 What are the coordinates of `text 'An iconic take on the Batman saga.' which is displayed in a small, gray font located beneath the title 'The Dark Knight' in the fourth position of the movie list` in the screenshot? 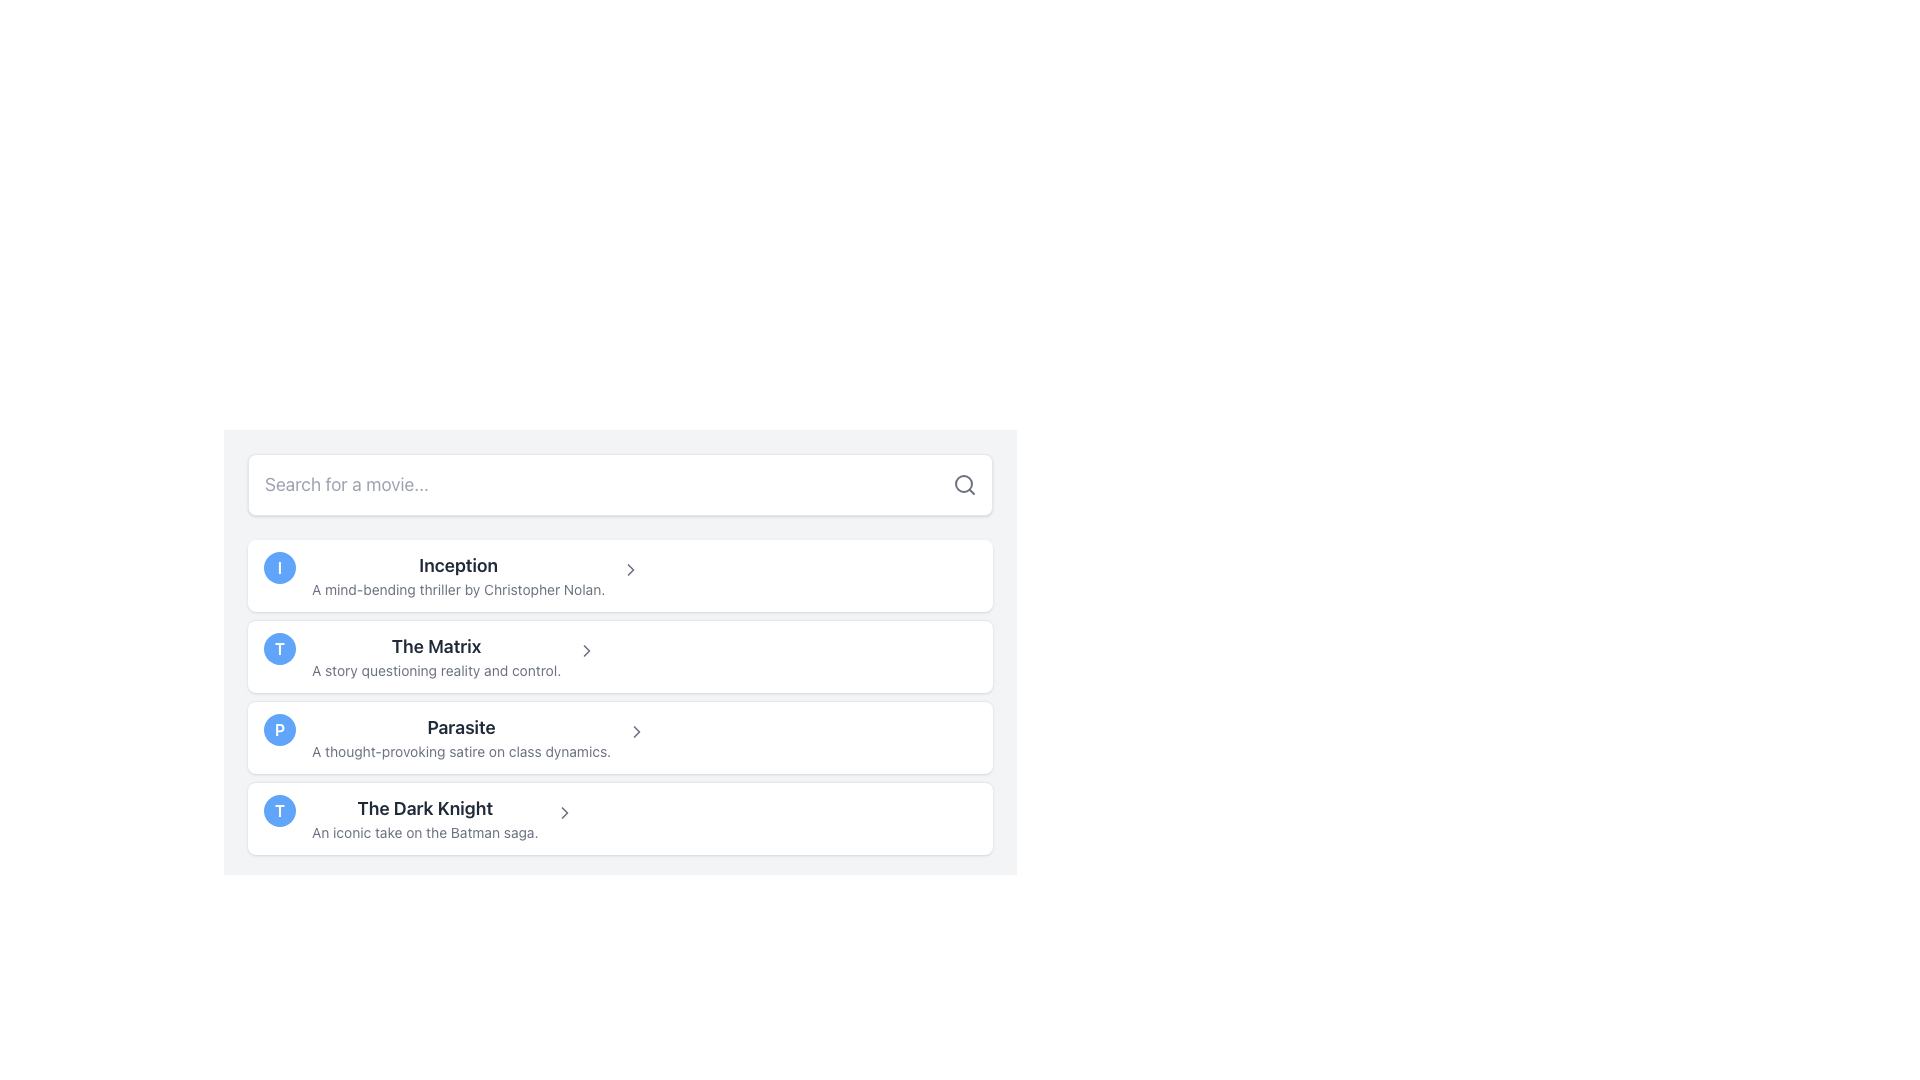 It's located at (424, 833).